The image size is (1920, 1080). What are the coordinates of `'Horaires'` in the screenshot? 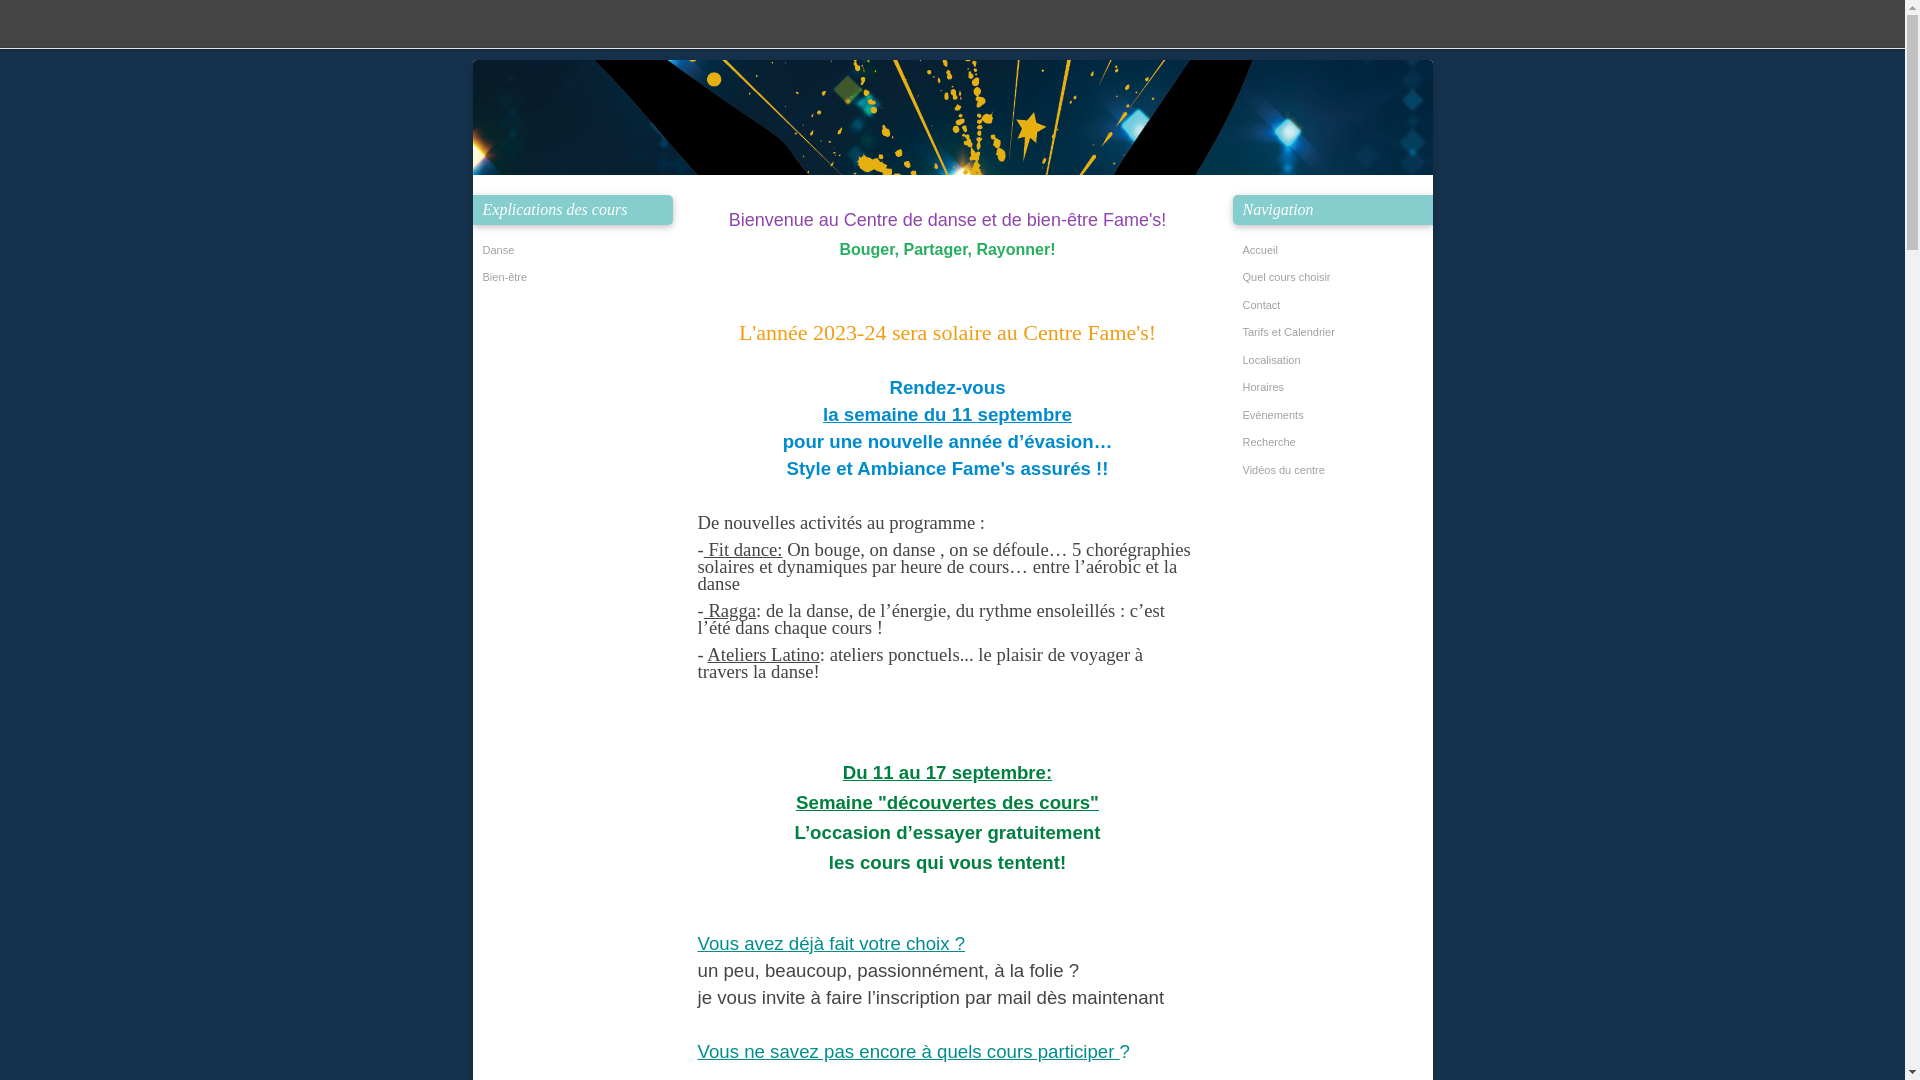 It's located at (1335, 388).